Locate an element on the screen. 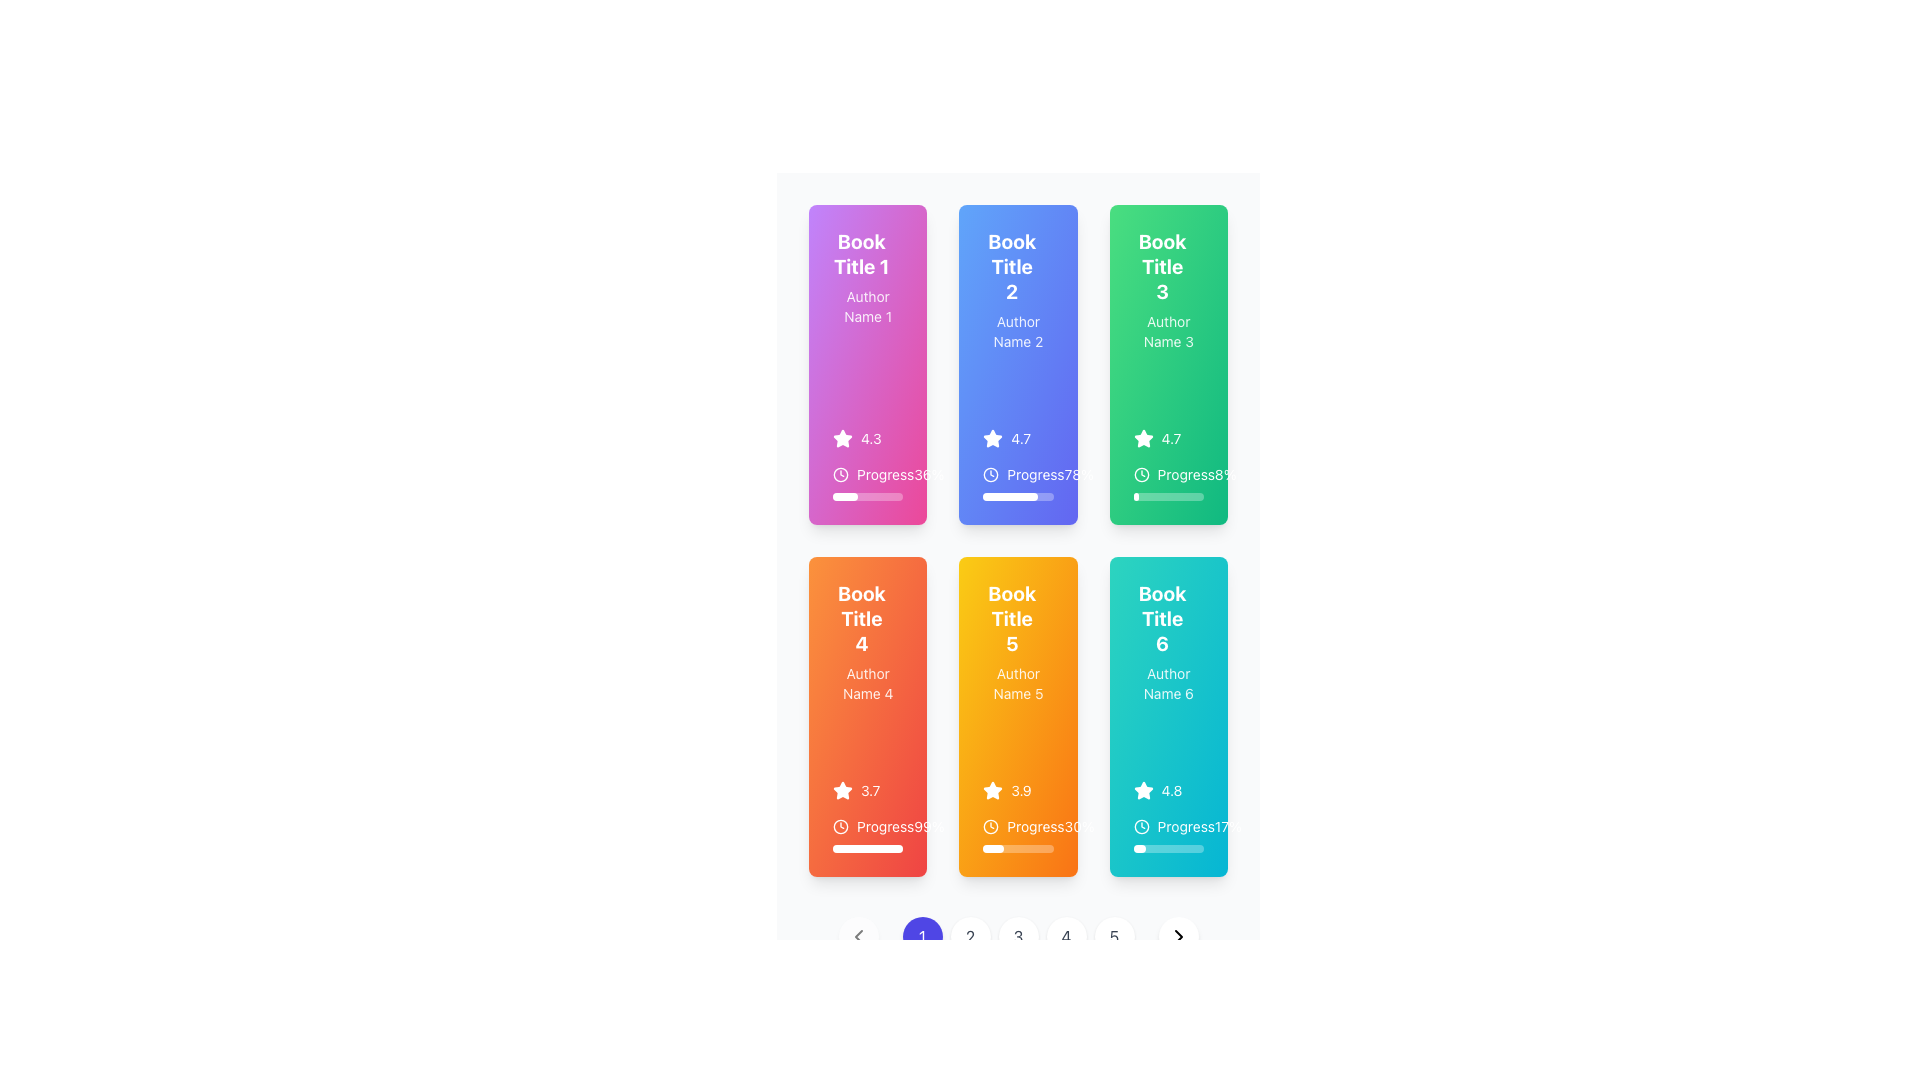 This screenshot has width=1920, height=1080. the progress bar within the orange card labeled 'Book Title 5' is located at coordinates (993, 848).